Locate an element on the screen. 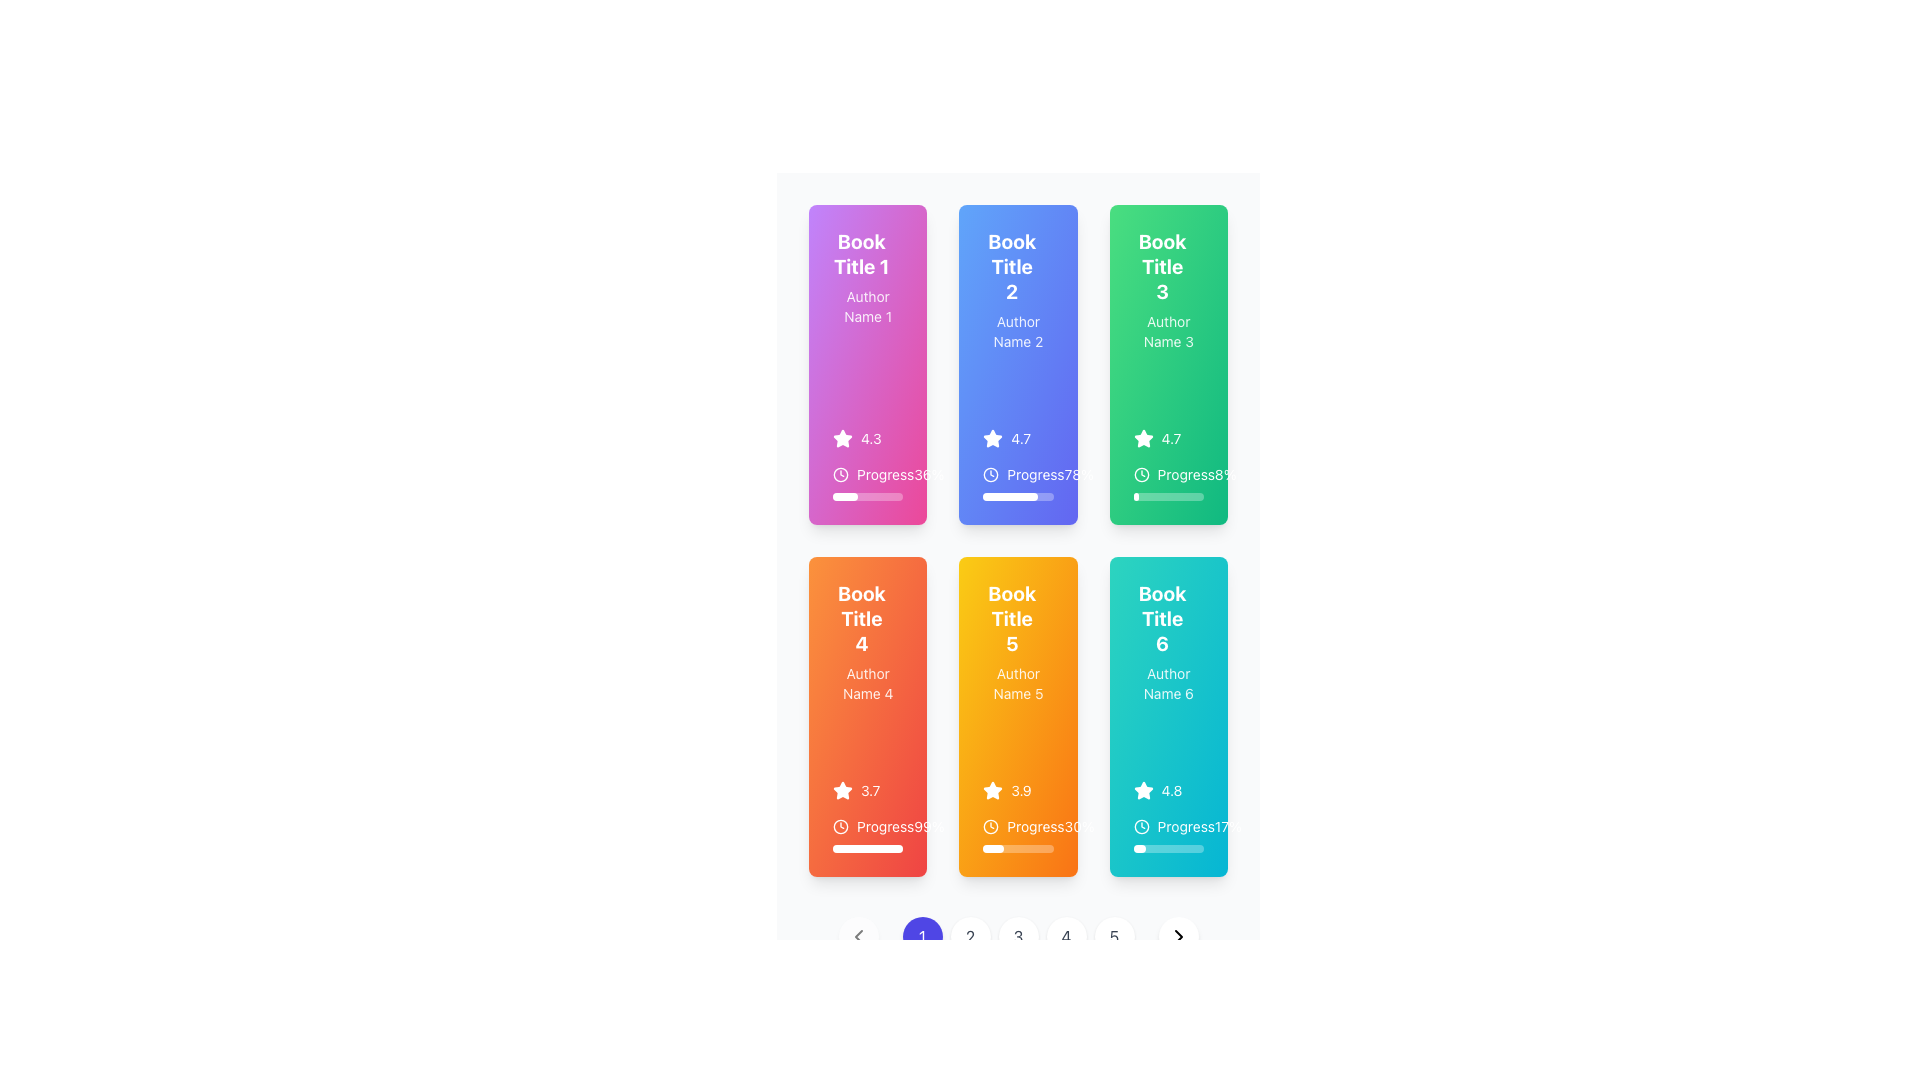 This screenshot has width=1920, height=1080. the progress bar within the orange card labeled 'Book Title 5' is located at coordinates (993, 848).